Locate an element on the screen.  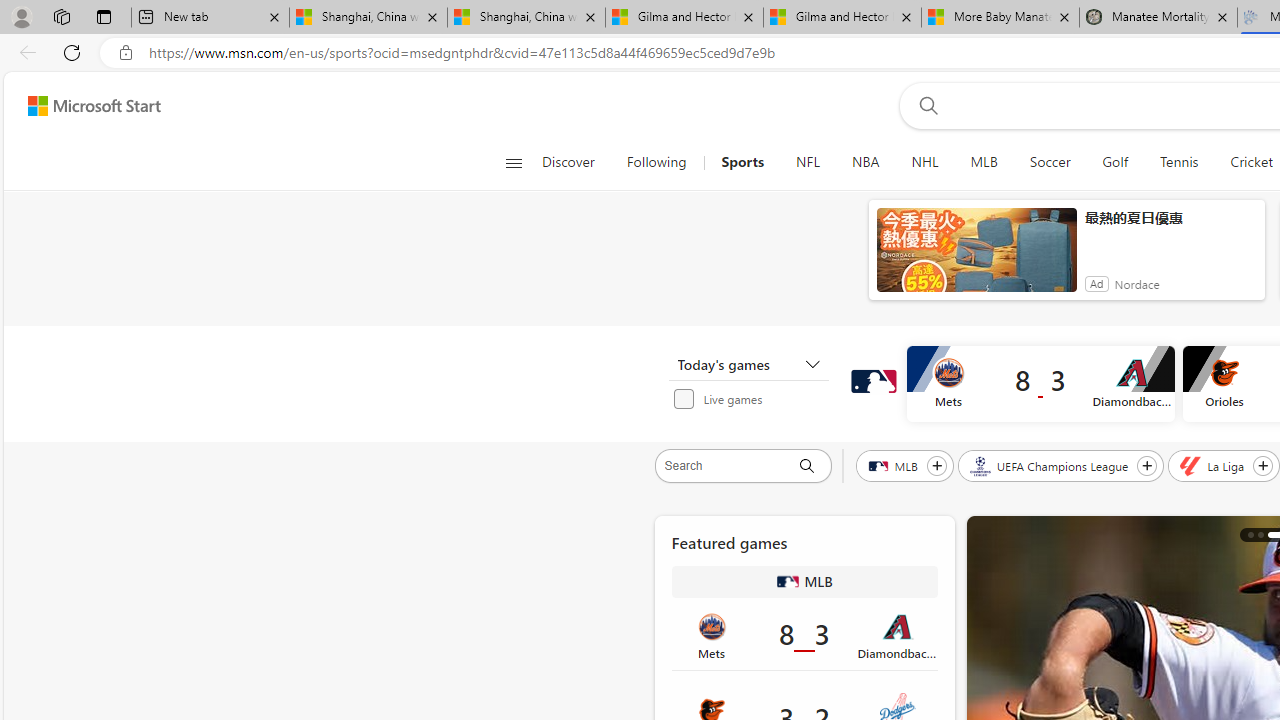
'NFL' is located at coordinates (808, 162).